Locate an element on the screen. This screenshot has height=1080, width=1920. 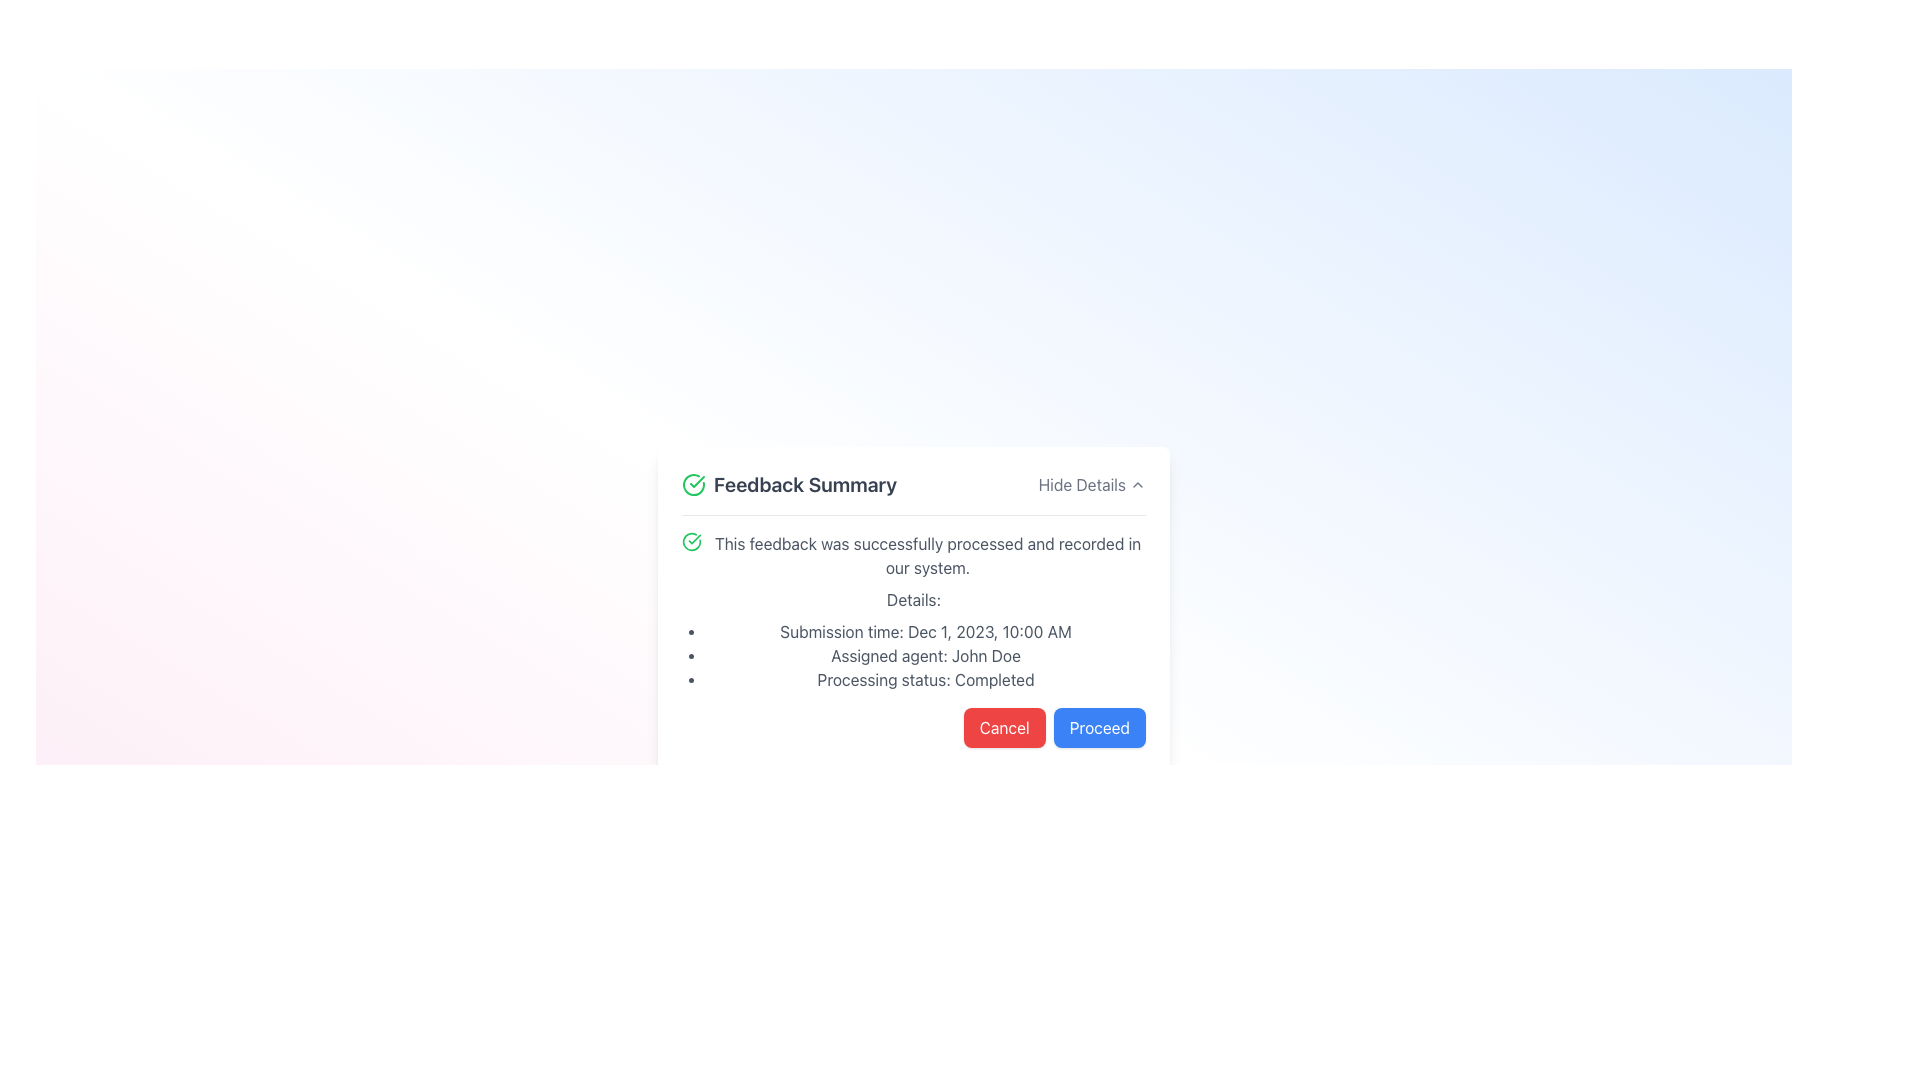
the 'Hide Details' hyperlink button located in the upper-right corner of the 'Feedback Summary' section, which is styled in gray and underlined on hover is located at coordinates (1090, 483).